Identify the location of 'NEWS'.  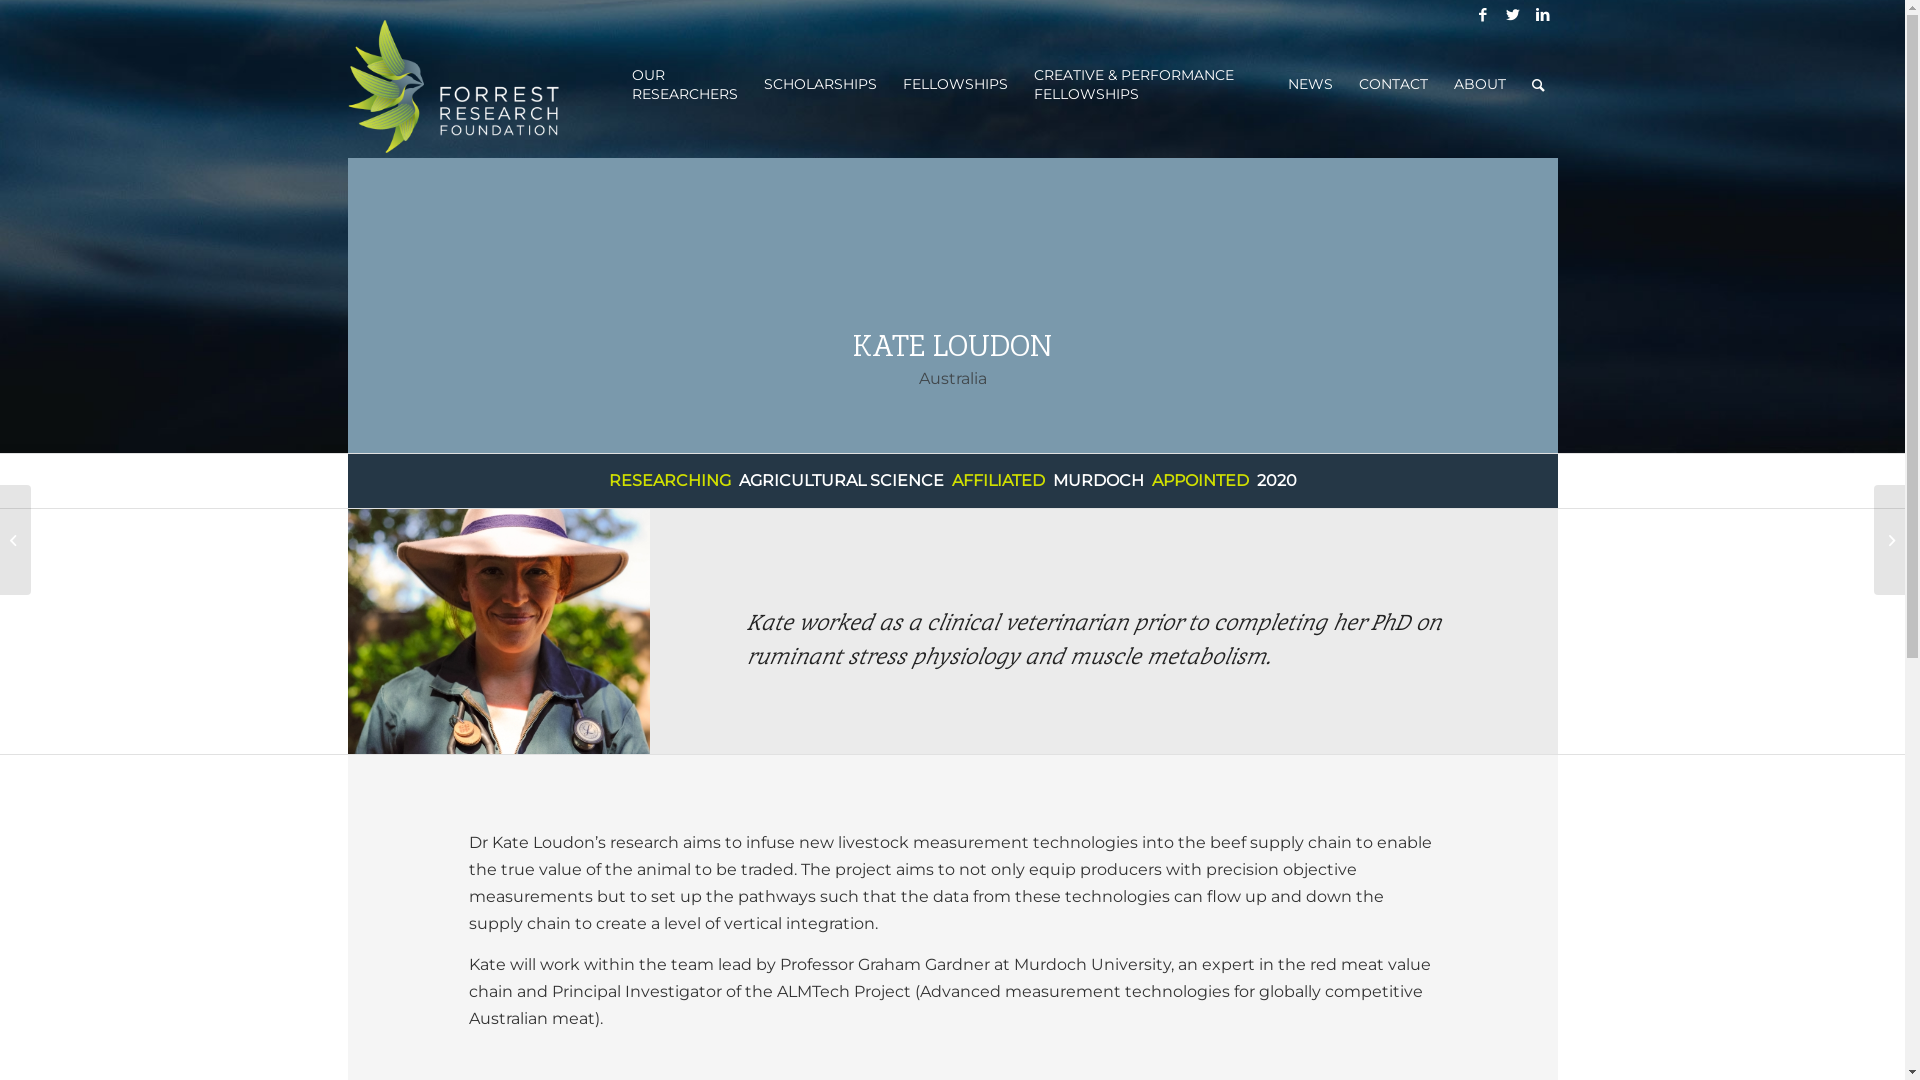
(1309, 83).